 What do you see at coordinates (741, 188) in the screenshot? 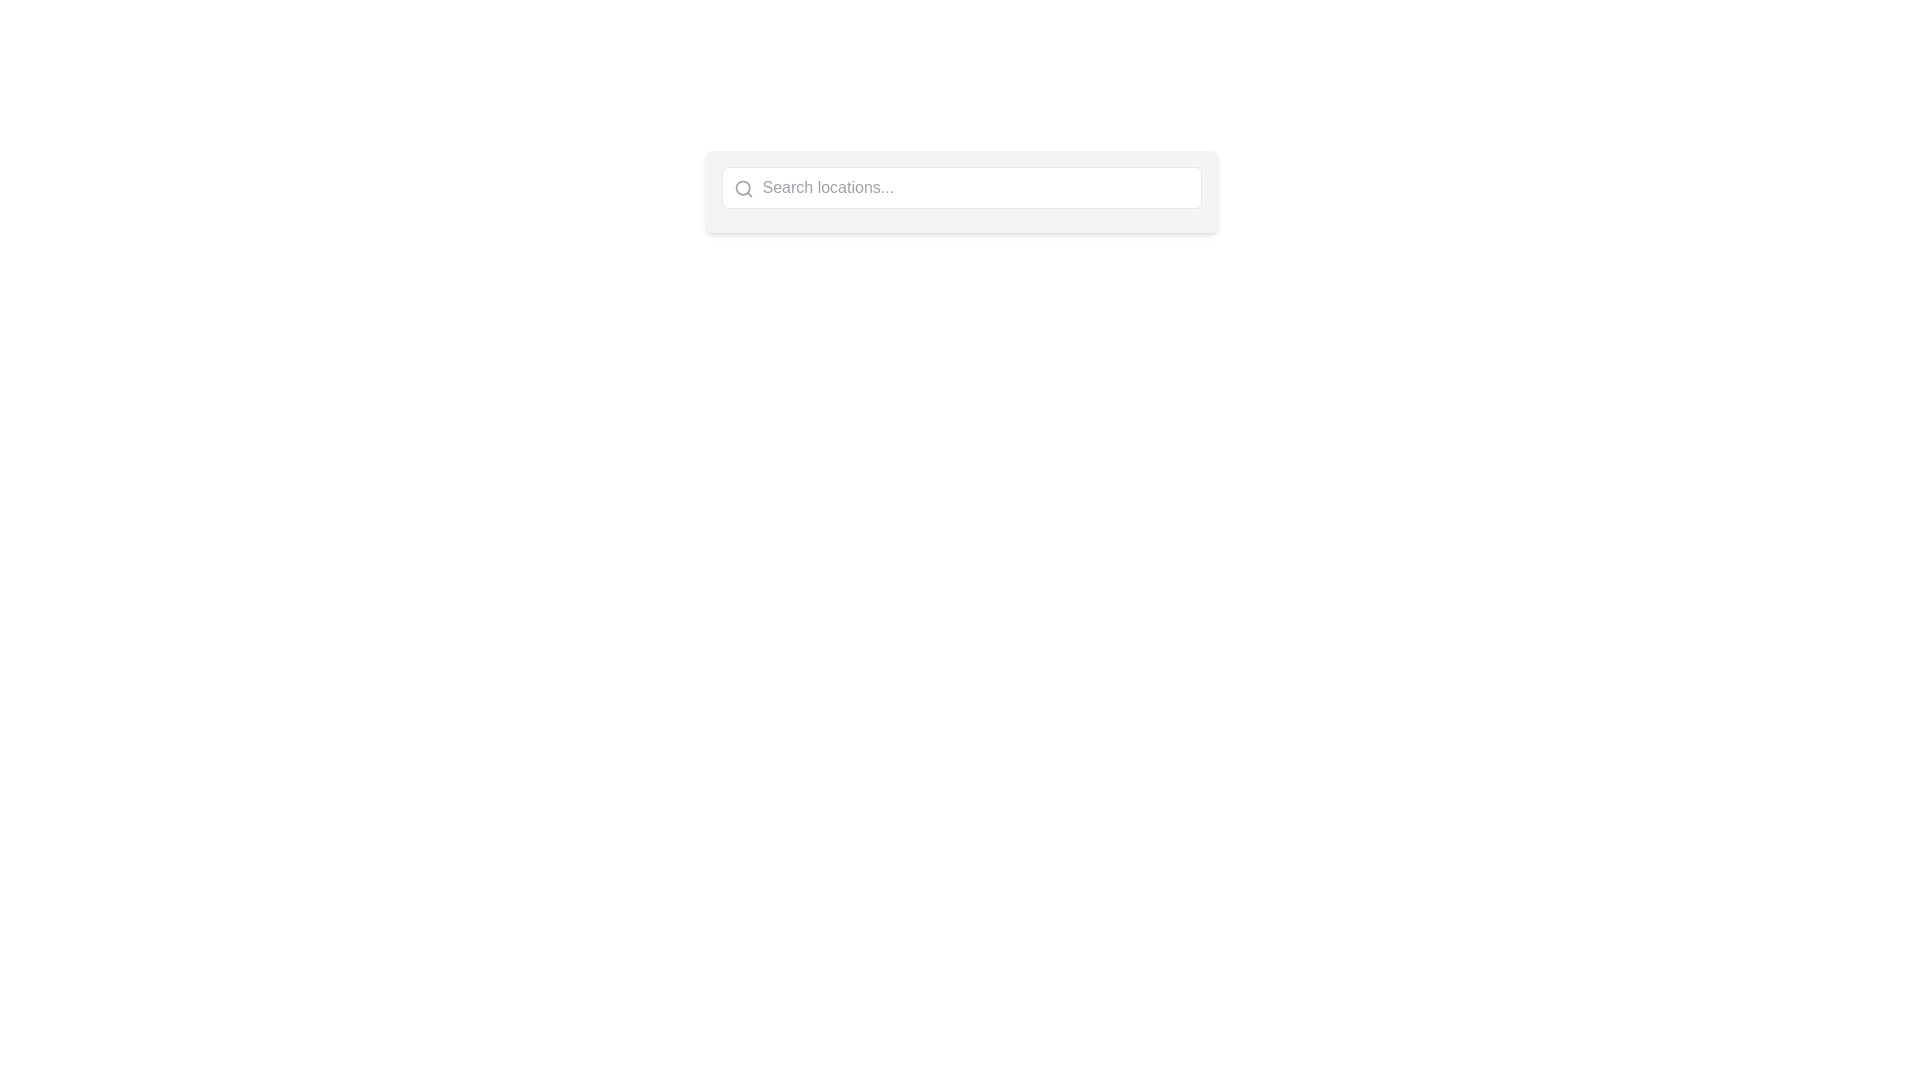
I see `the magnifying glass element of the search icon, which is located in the left margin area of the search input field` at bounding box center [741, 188].